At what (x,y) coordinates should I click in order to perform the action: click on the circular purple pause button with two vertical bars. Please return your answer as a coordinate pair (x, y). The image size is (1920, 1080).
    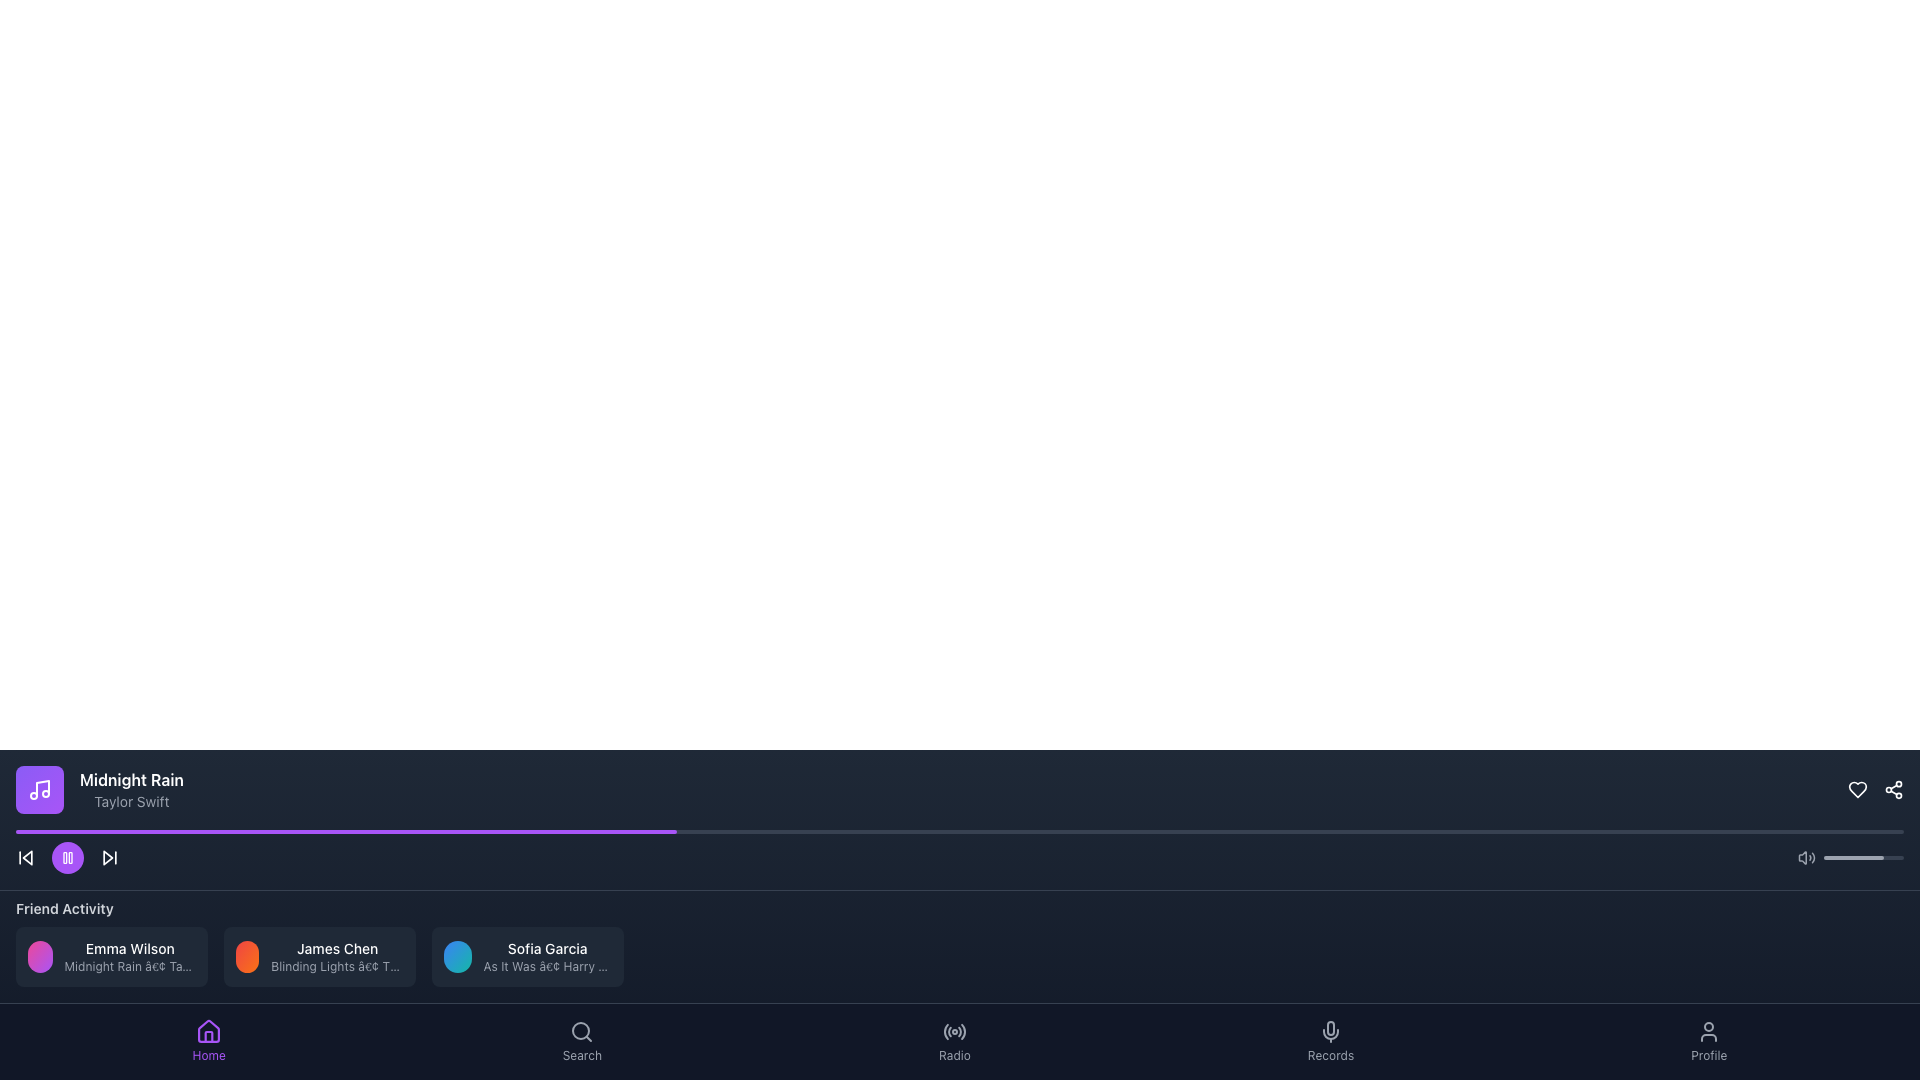
    Looking at the image, I should click on (67, 856).